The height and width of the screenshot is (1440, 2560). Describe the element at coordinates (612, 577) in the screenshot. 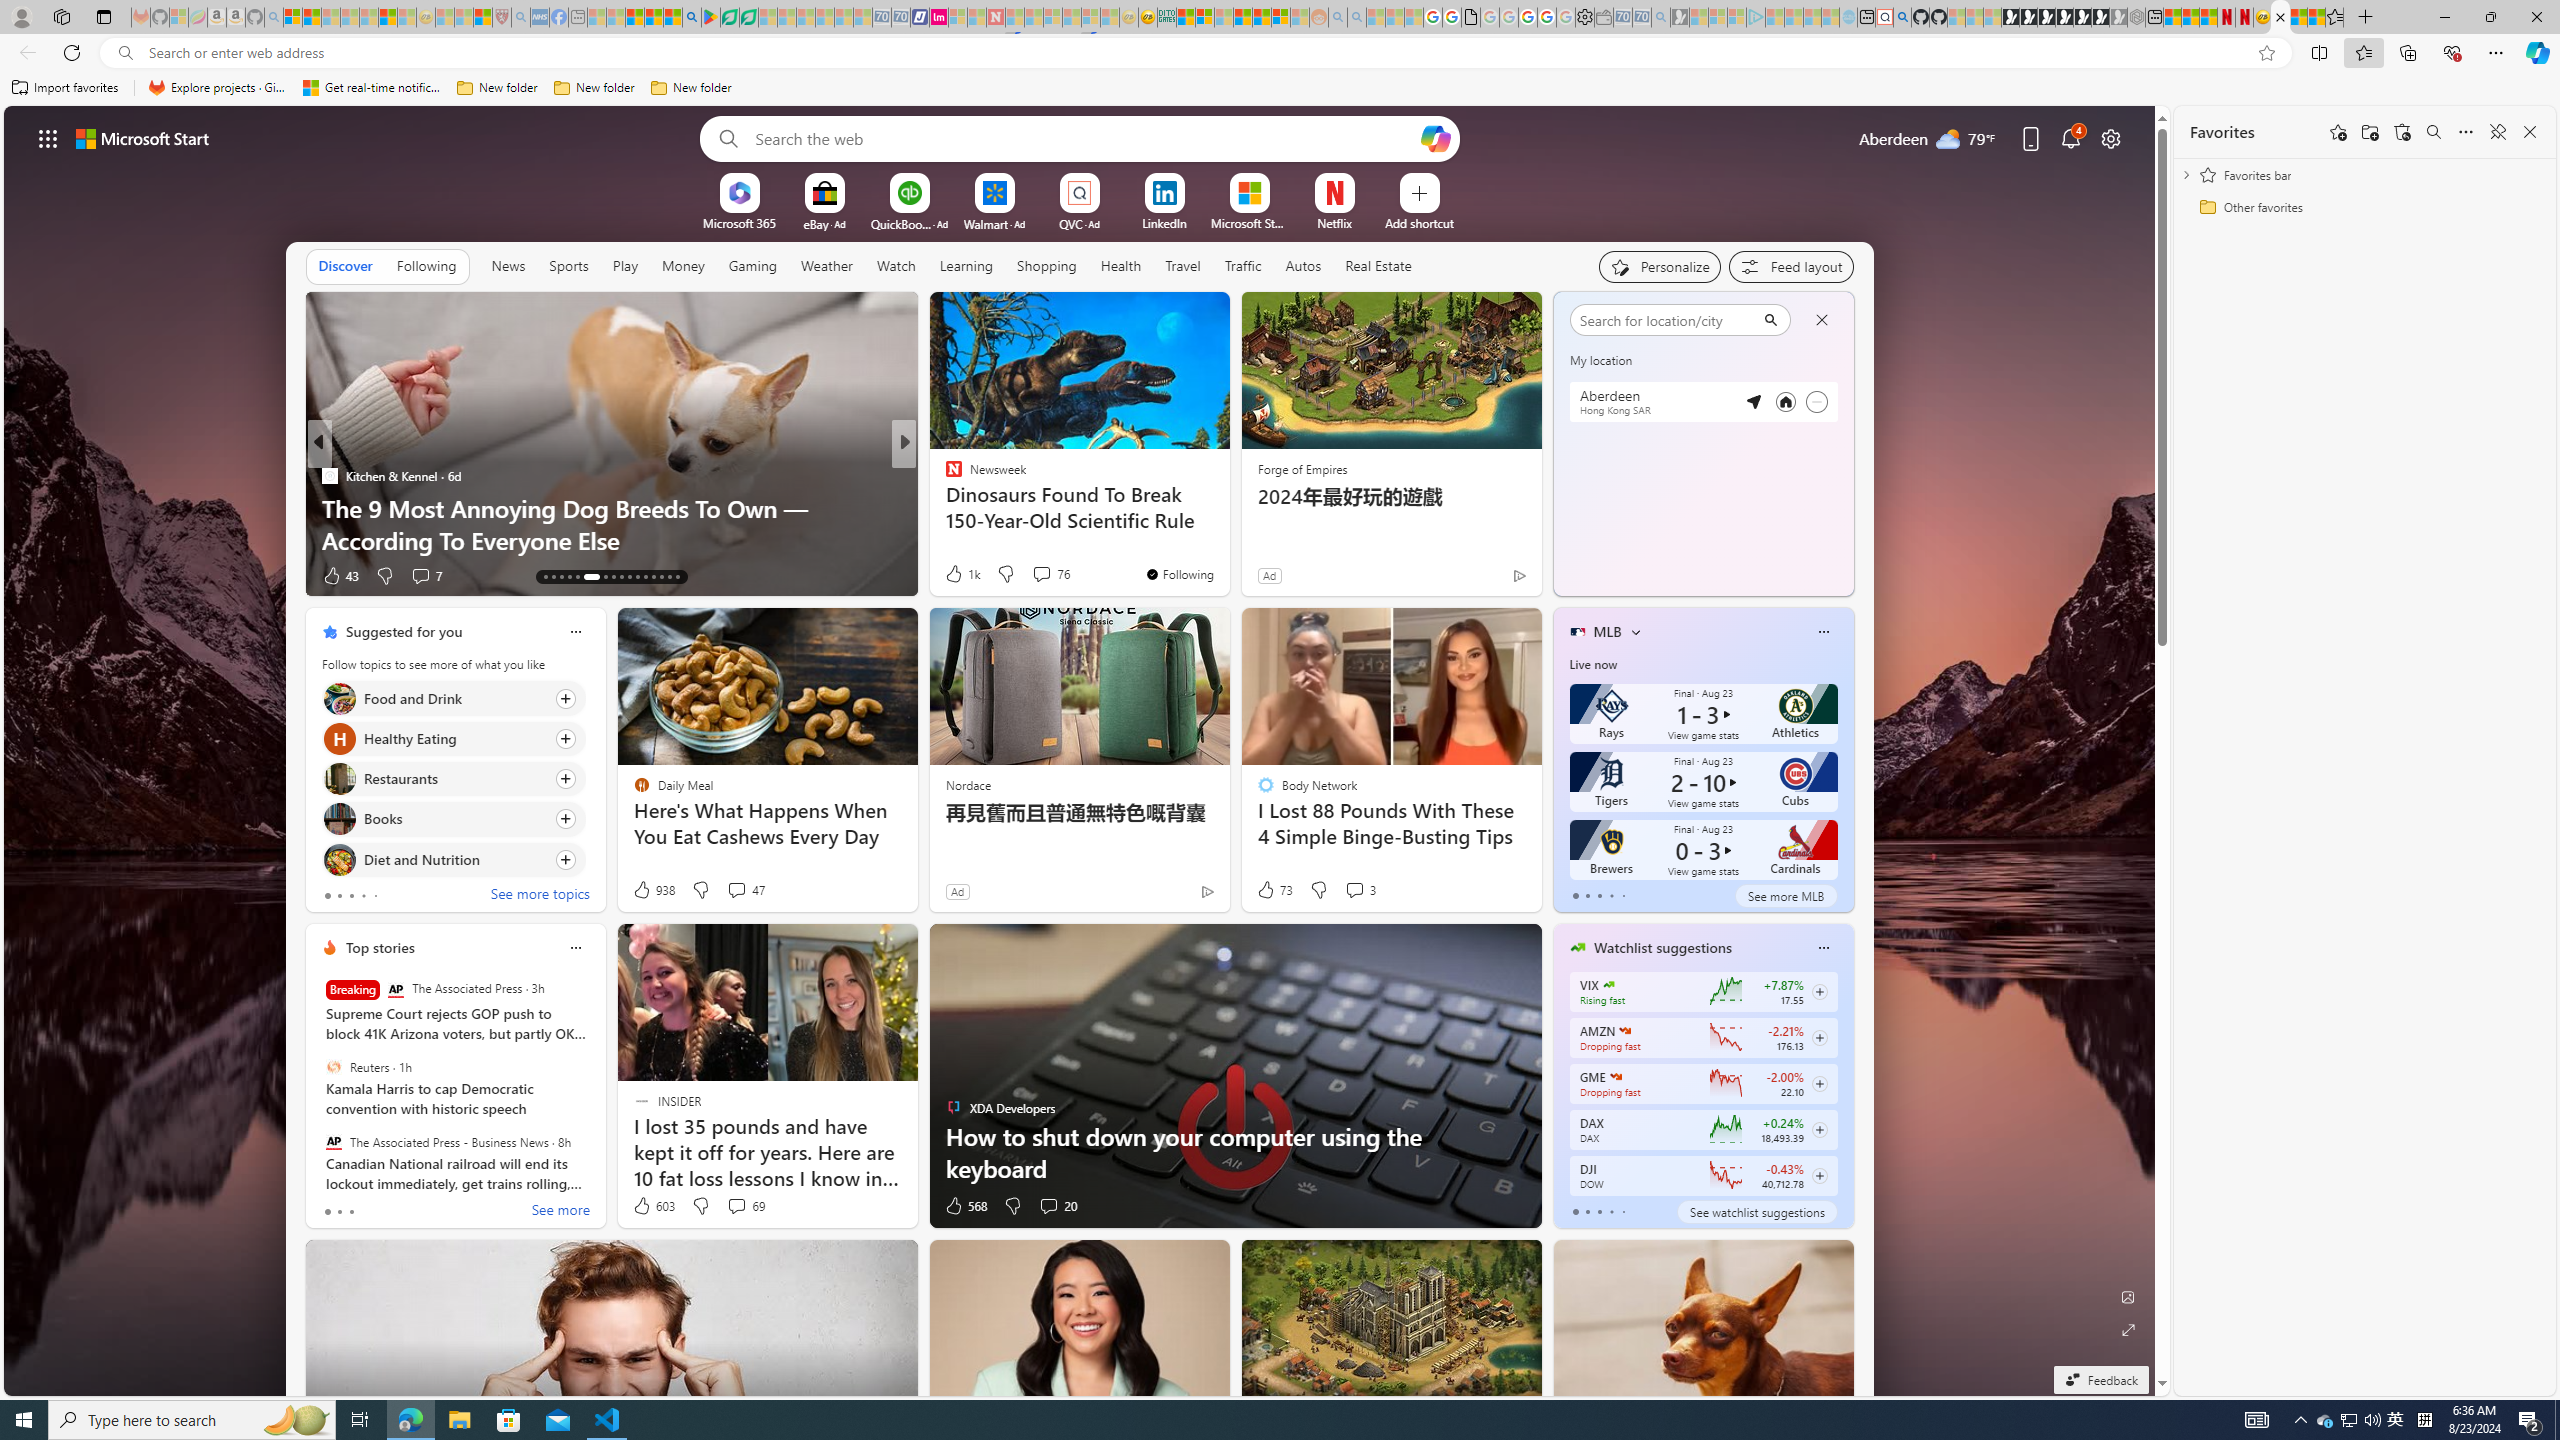

I see `'AutomationID: tab-20'` at that location.